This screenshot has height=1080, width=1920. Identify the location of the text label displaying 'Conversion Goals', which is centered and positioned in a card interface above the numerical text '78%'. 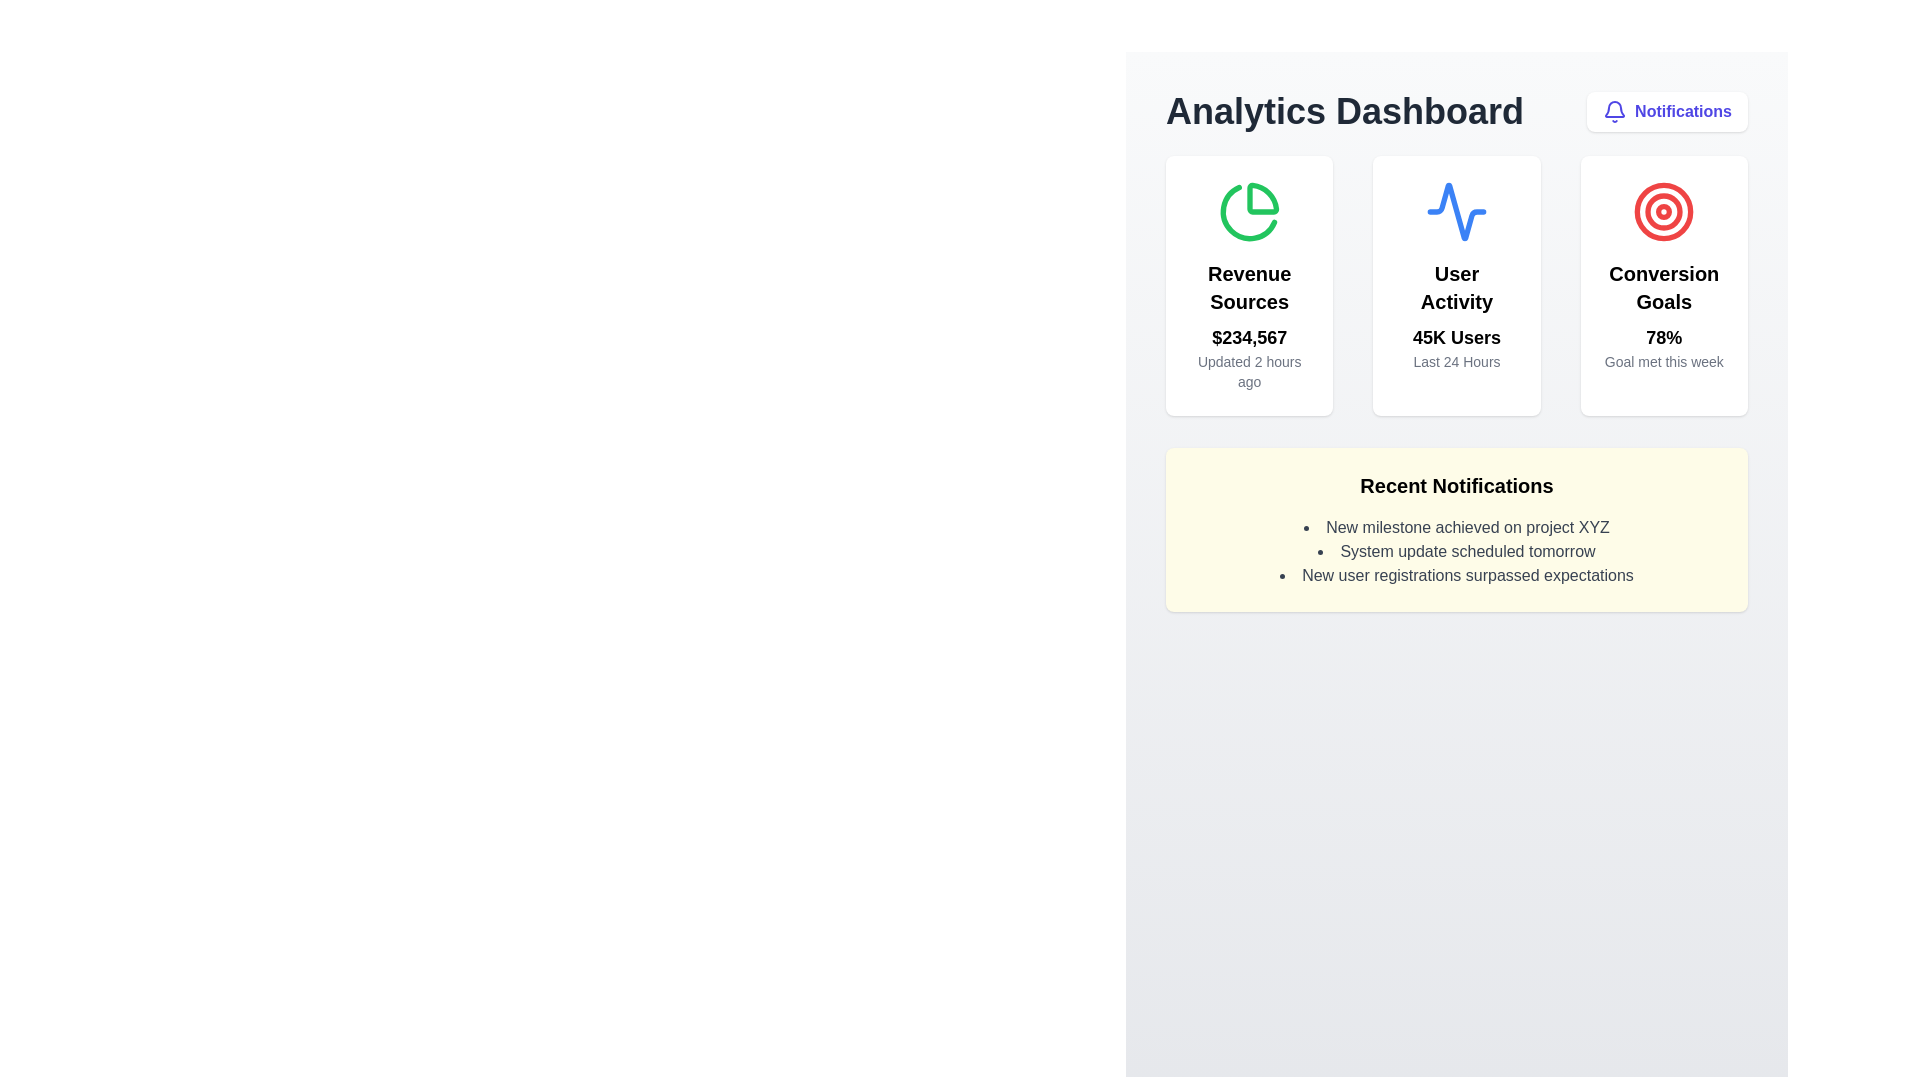
(1664, 288).